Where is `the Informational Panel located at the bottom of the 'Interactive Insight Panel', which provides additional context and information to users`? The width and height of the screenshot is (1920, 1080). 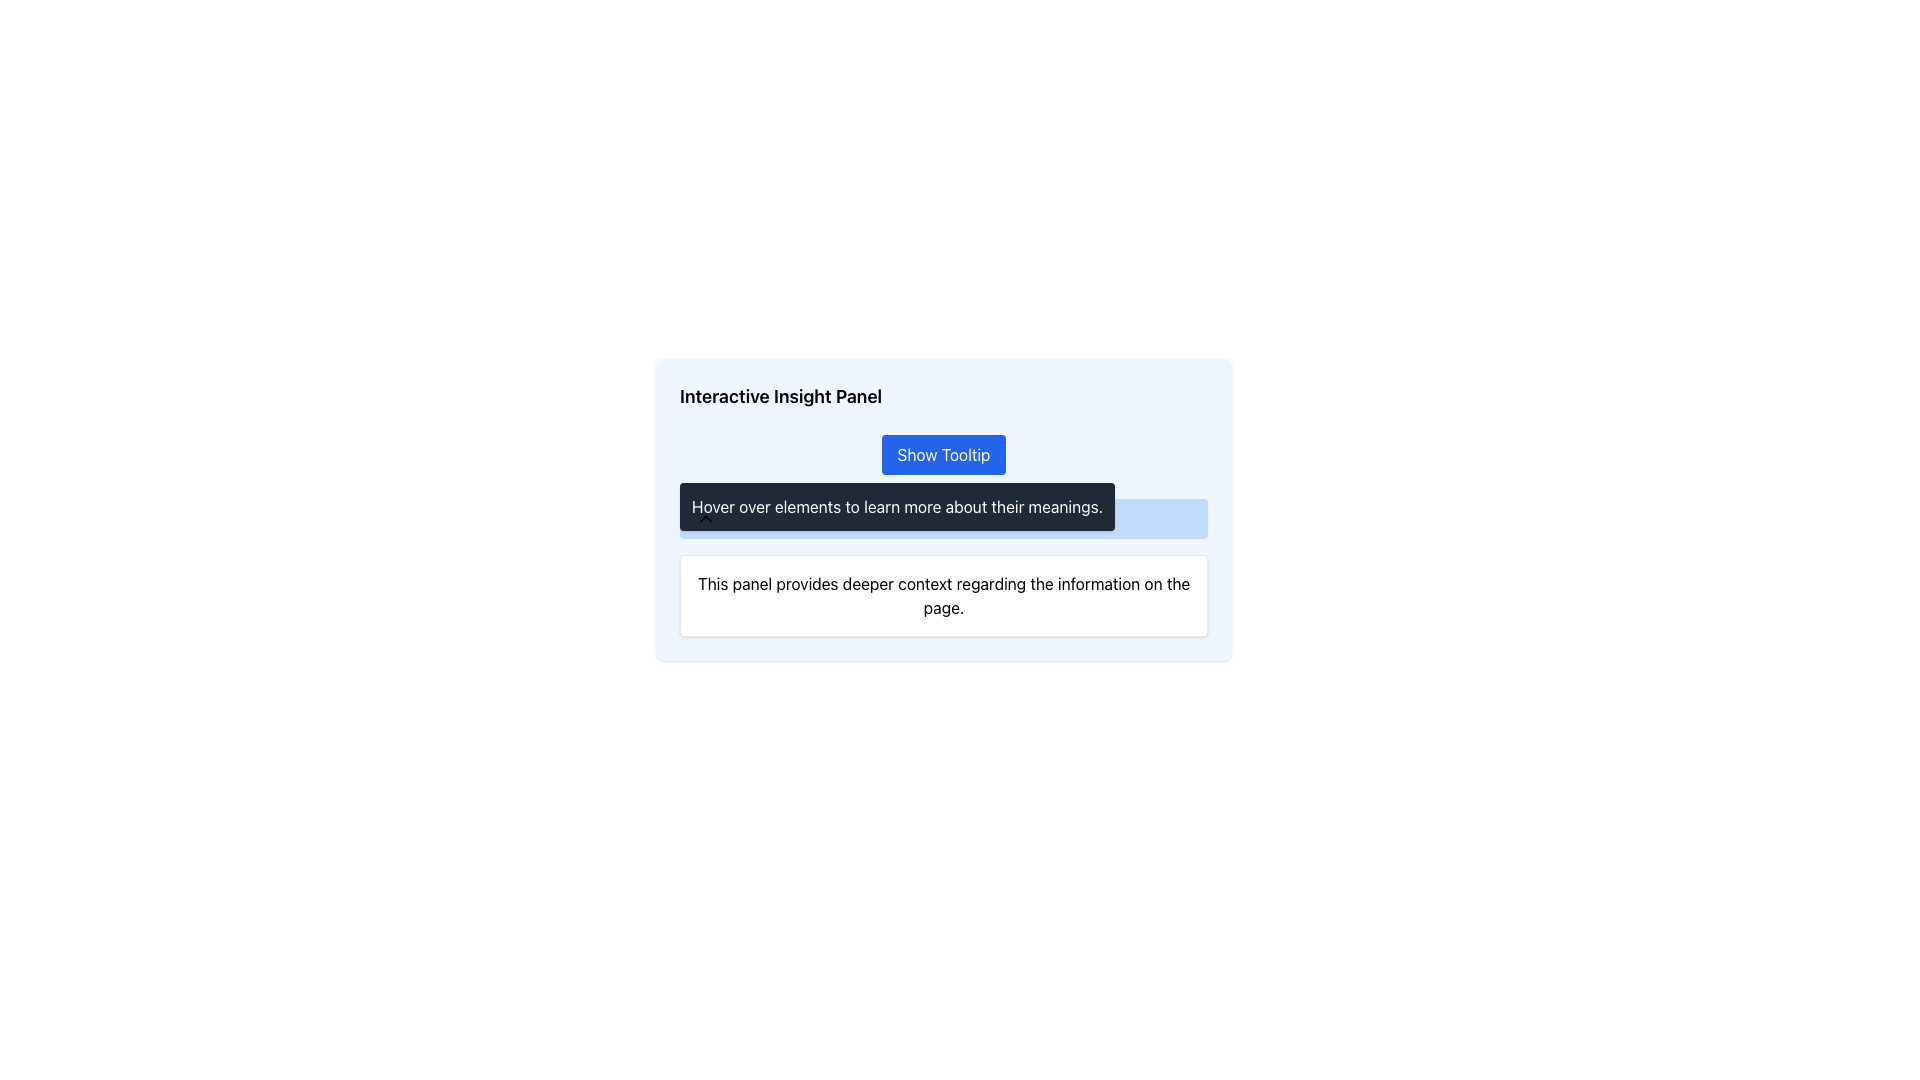
the Informational Panel located at the bottom of the 'Interactive Insight Panel', which provides additional context and information to users is located at coordinates (943, 567).